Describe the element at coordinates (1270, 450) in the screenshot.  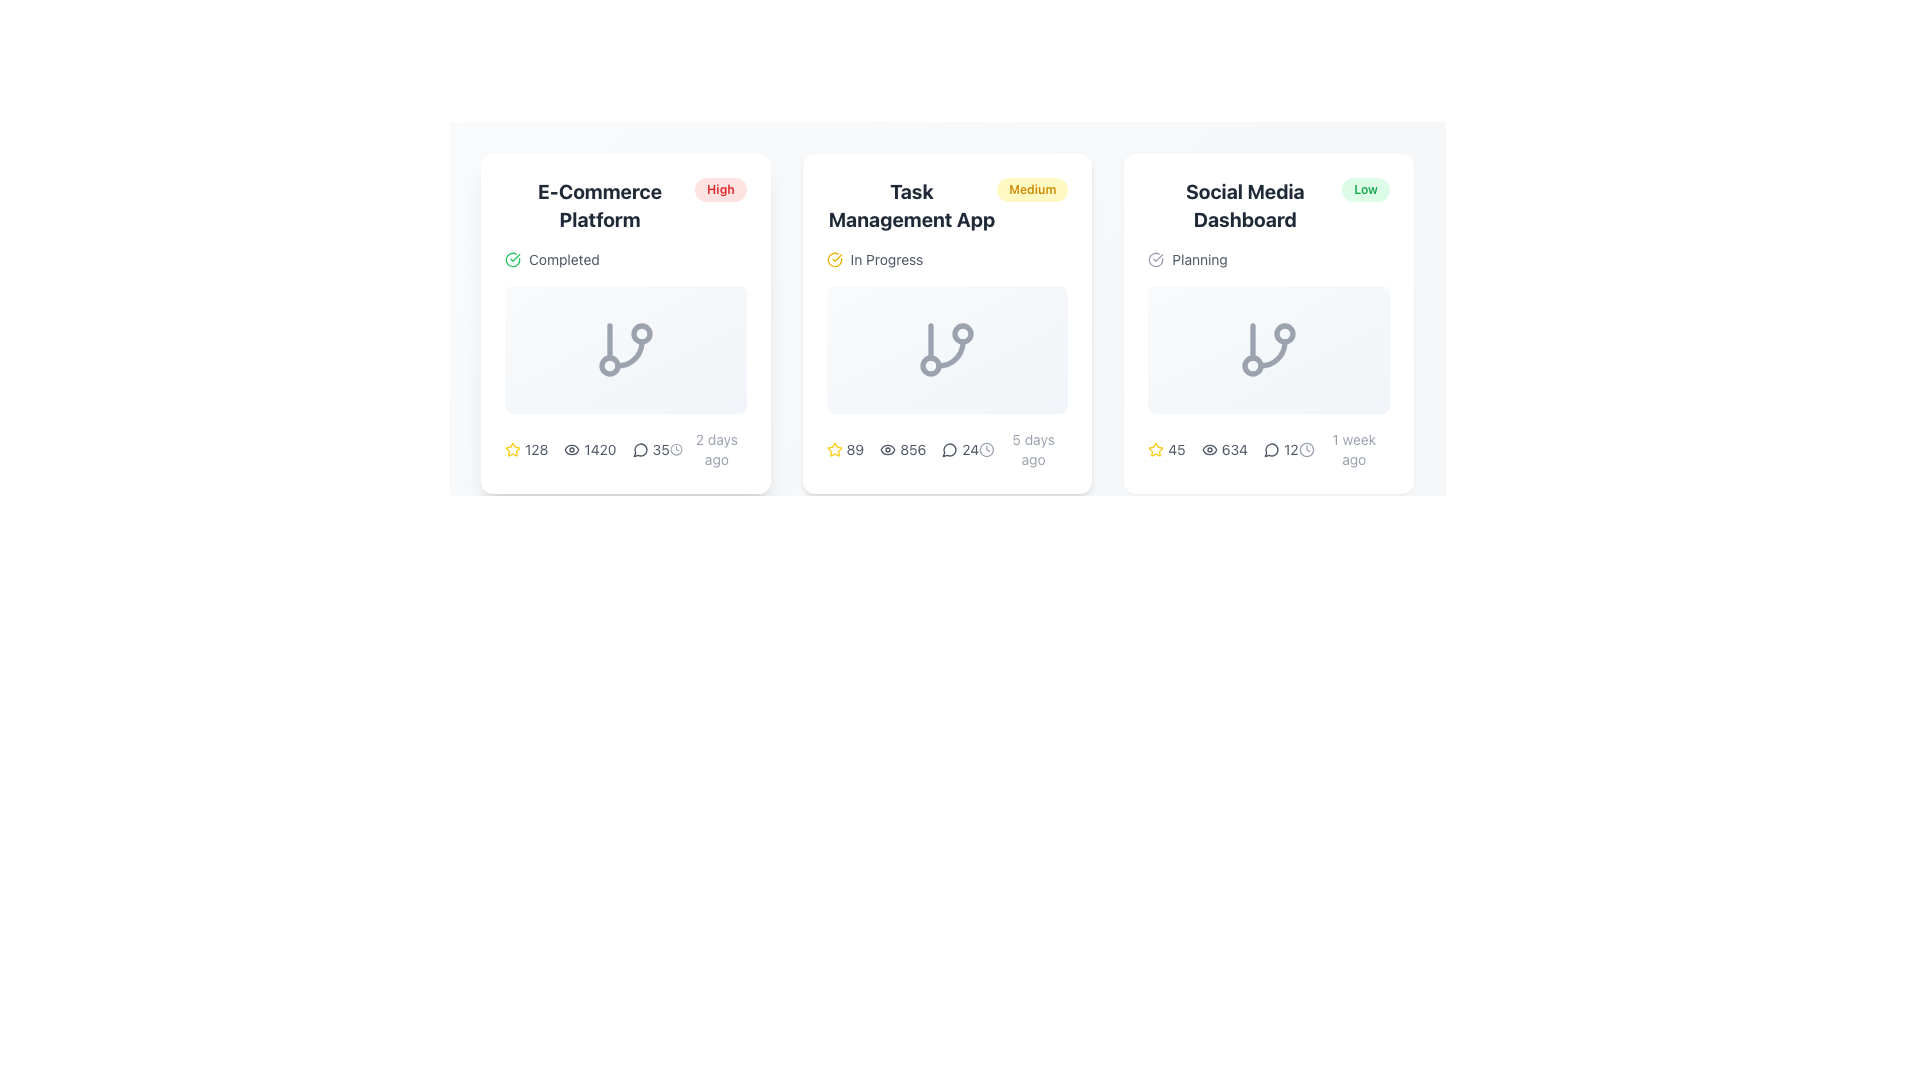
I see `the visual indicator icon for messages or comments within the third card labeled 'Social Media Dashboard'` at that location.